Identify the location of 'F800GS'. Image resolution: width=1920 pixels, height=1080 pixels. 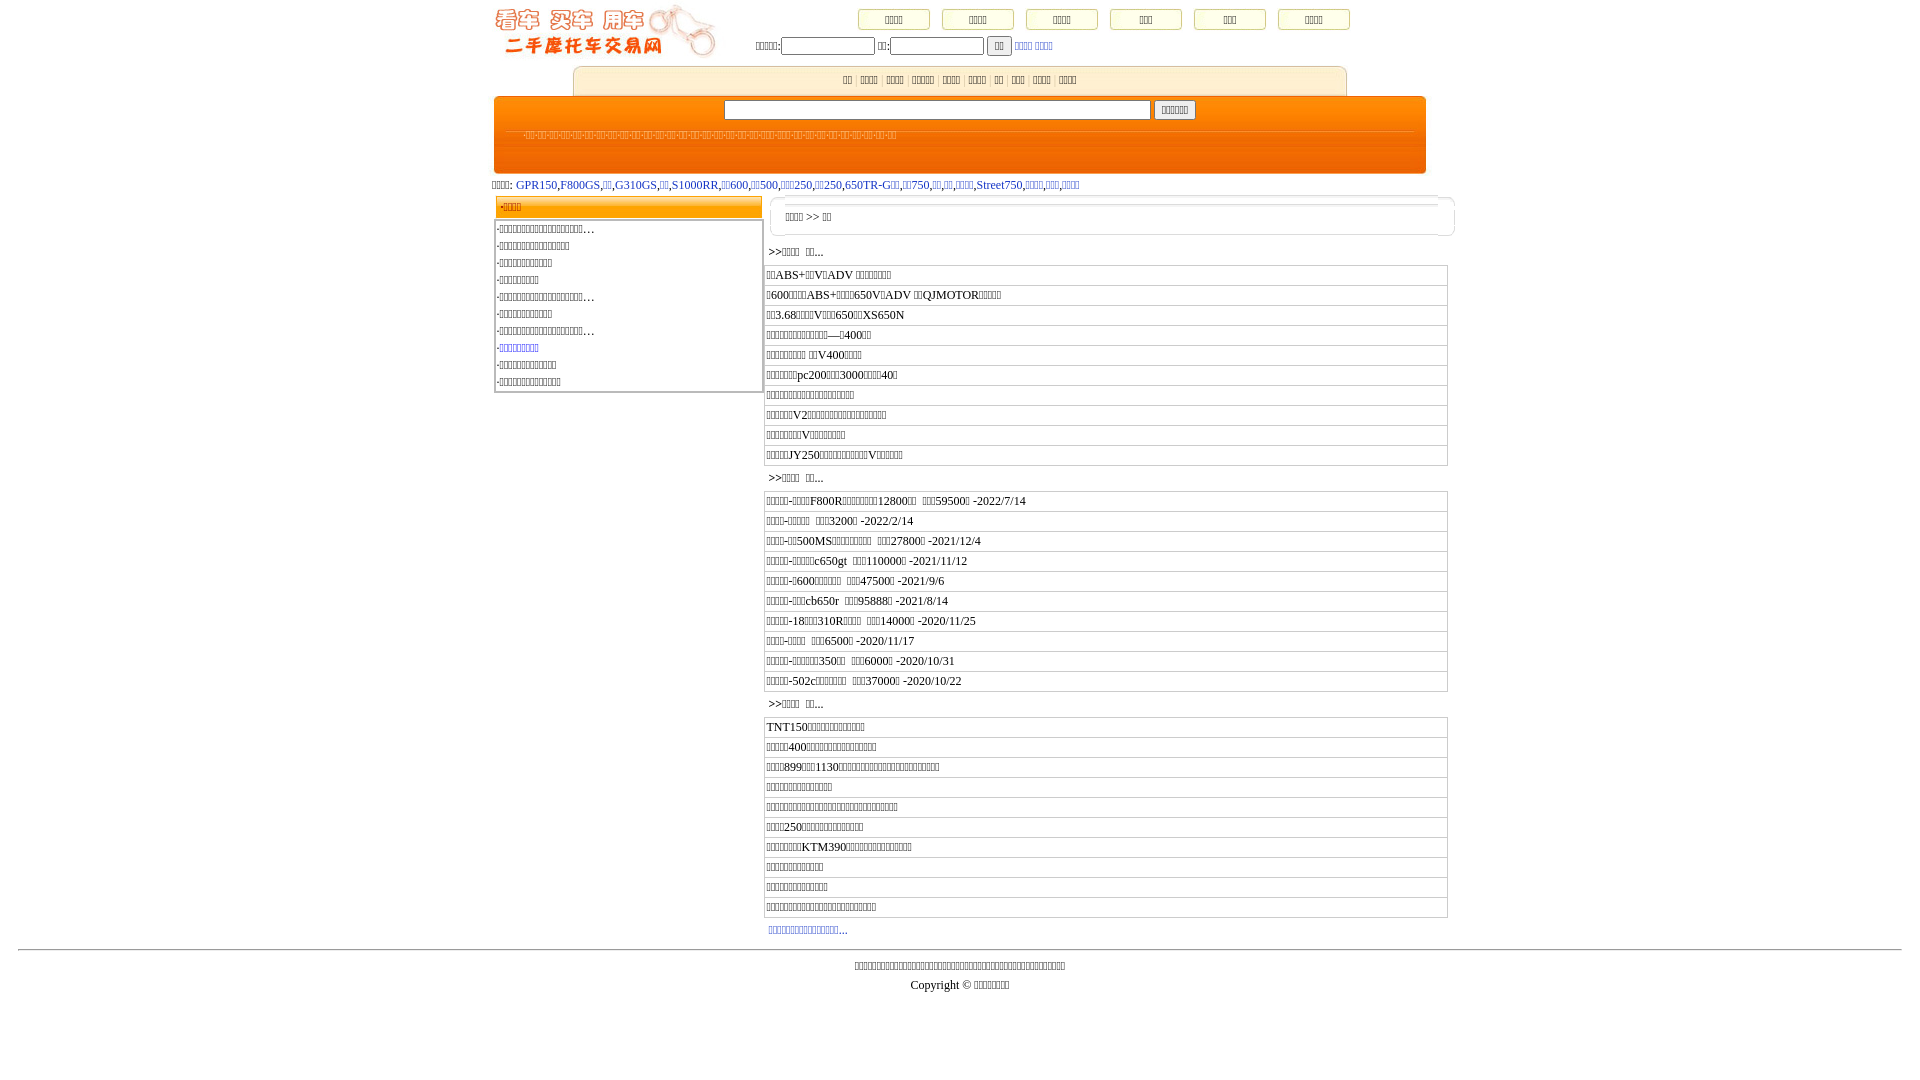
(560, 185).